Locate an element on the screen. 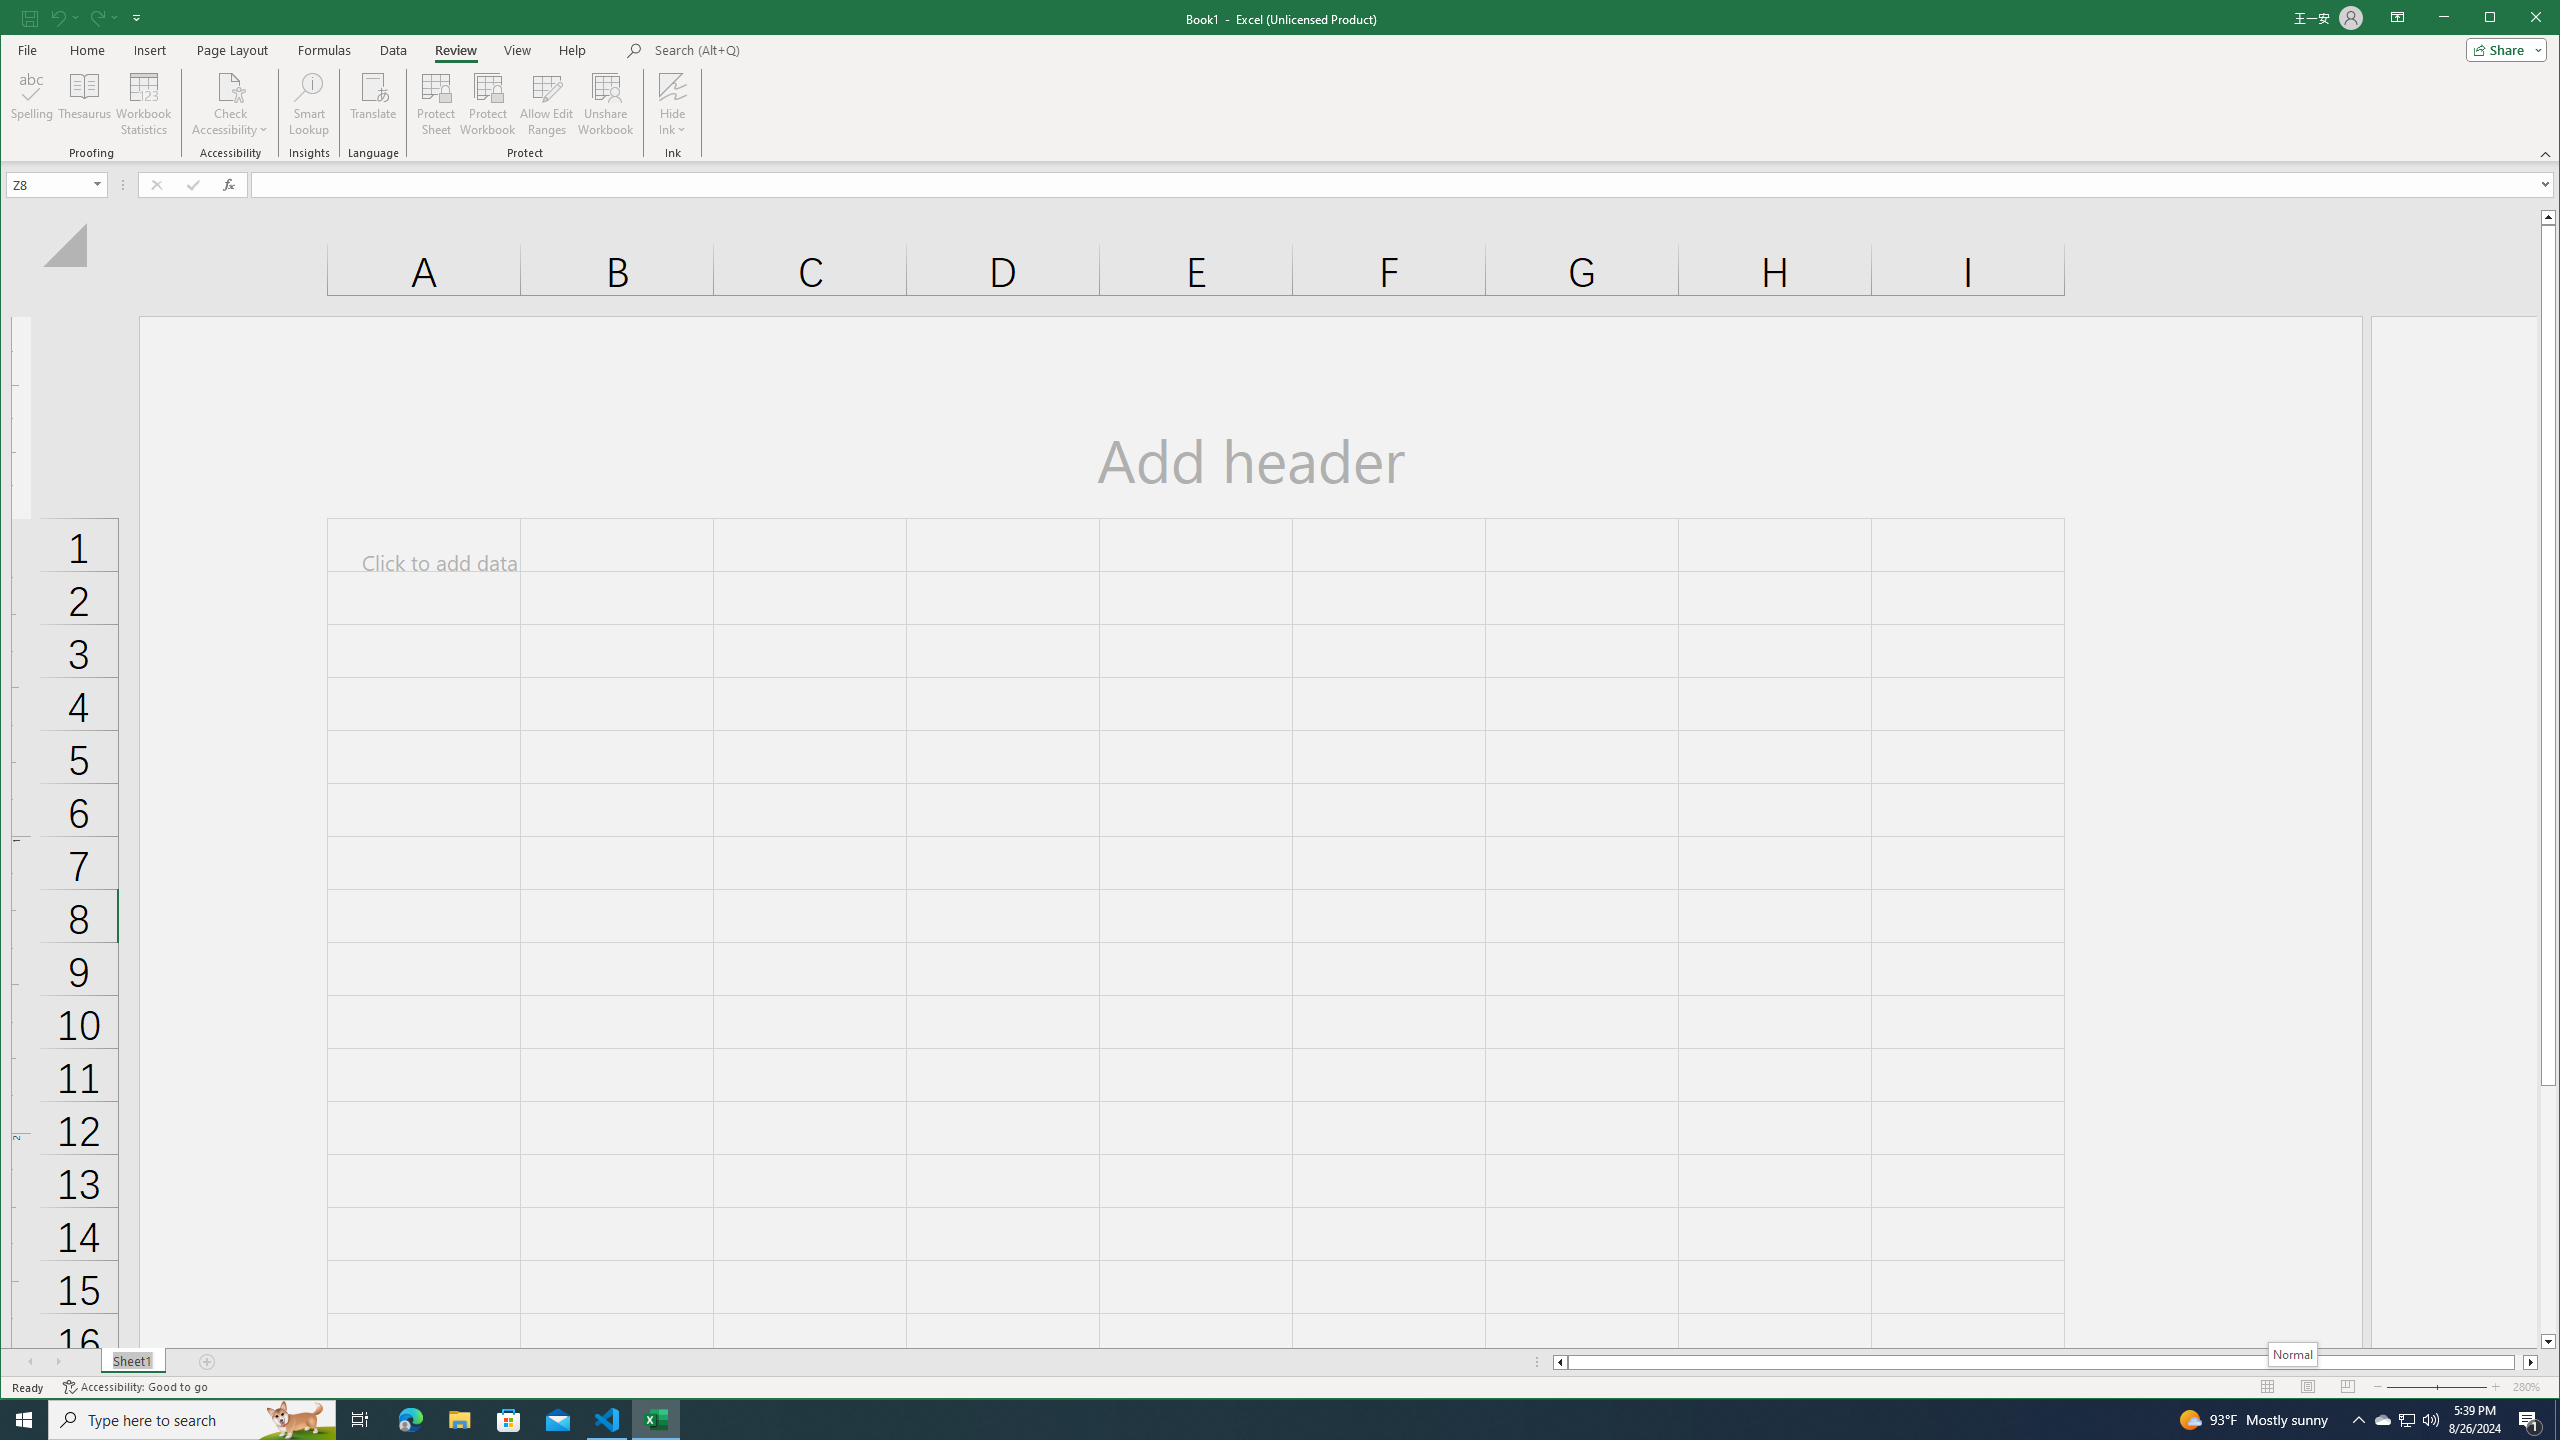  'Column left' is located at coordinates (1558, 1362).